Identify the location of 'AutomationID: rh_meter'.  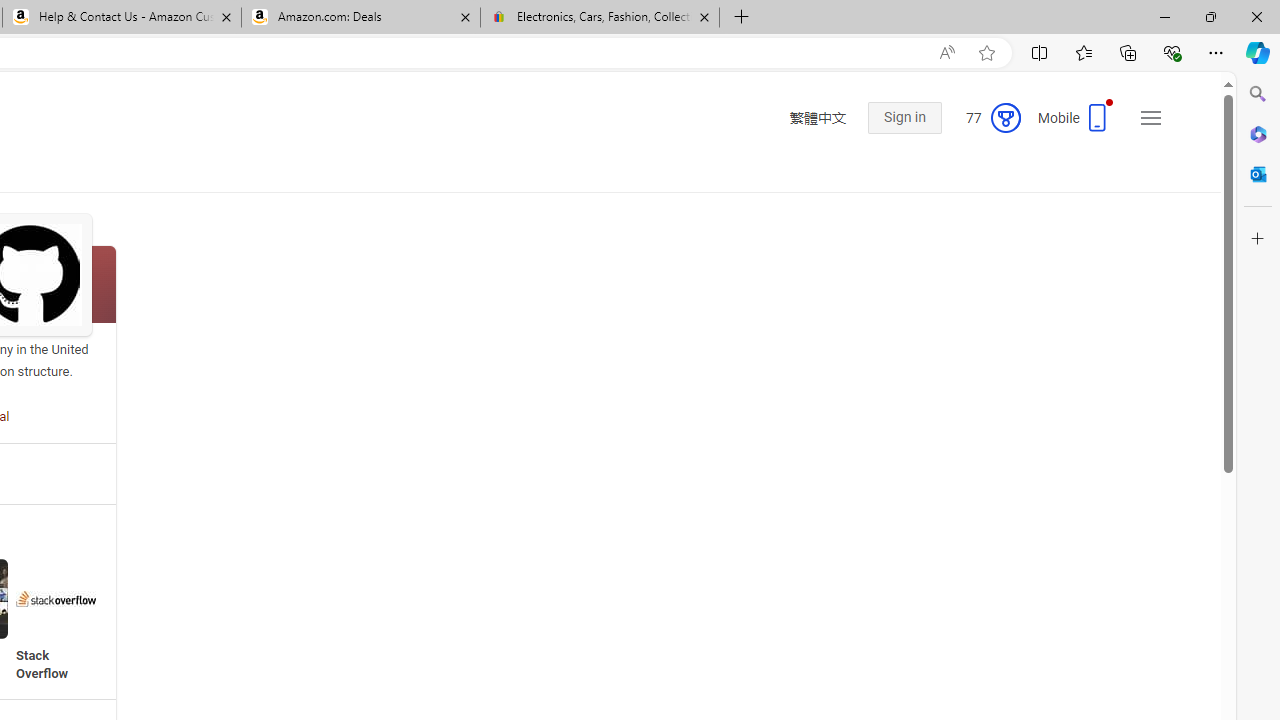
(1006, 118).